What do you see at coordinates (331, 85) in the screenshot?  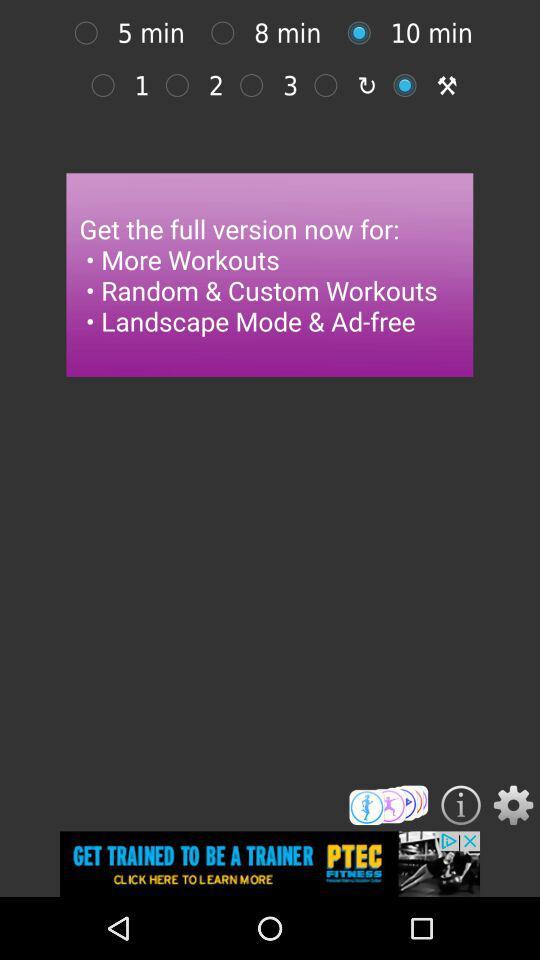 I see `replay` at bounding box center [331, 85].